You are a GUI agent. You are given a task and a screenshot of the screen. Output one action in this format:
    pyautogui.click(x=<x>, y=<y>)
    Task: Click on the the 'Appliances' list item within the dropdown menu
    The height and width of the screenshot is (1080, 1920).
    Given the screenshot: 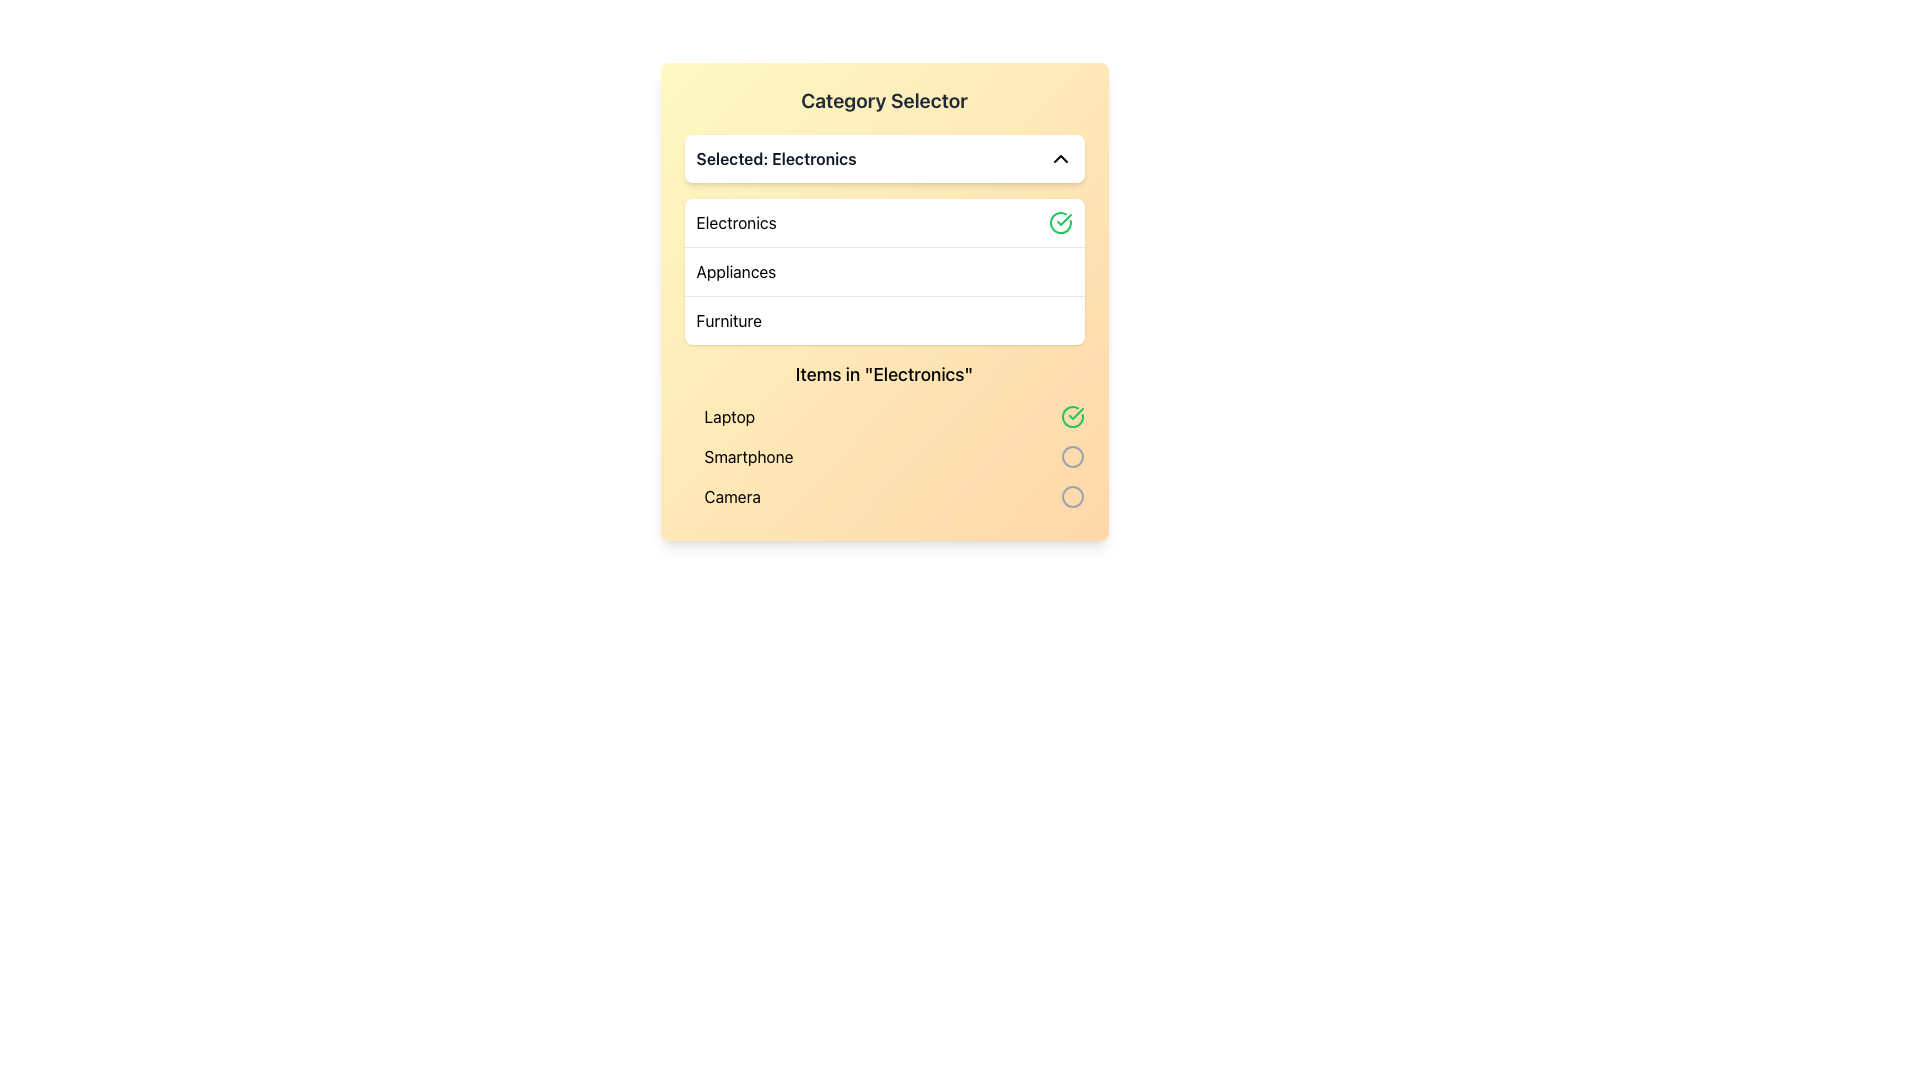 What is the action you would take?
    pyautogui.click(x=883, y=272)
    